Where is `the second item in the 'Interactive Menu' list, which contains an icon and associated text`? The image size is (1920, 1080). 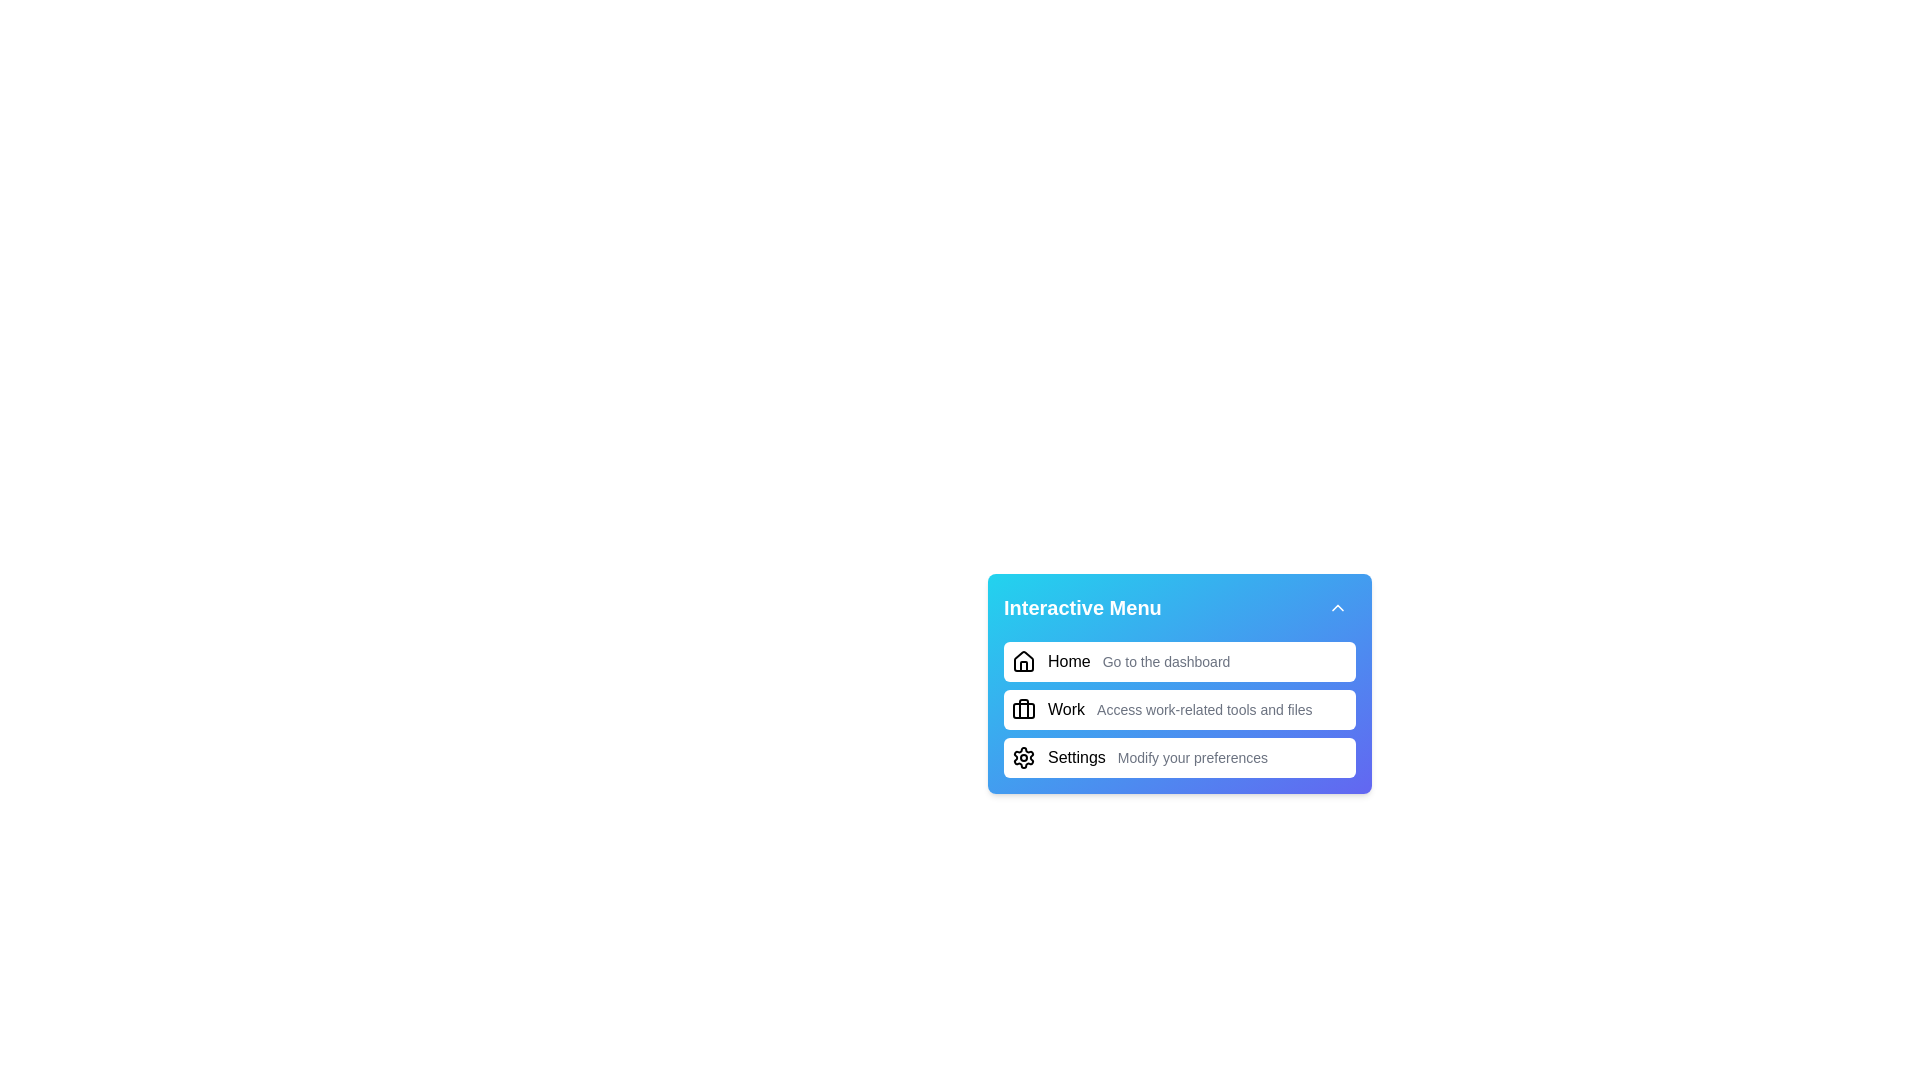 the second item in the 'Interactive Menu' list, which contains an icon and associated text is located at coordinates (1180, 708).